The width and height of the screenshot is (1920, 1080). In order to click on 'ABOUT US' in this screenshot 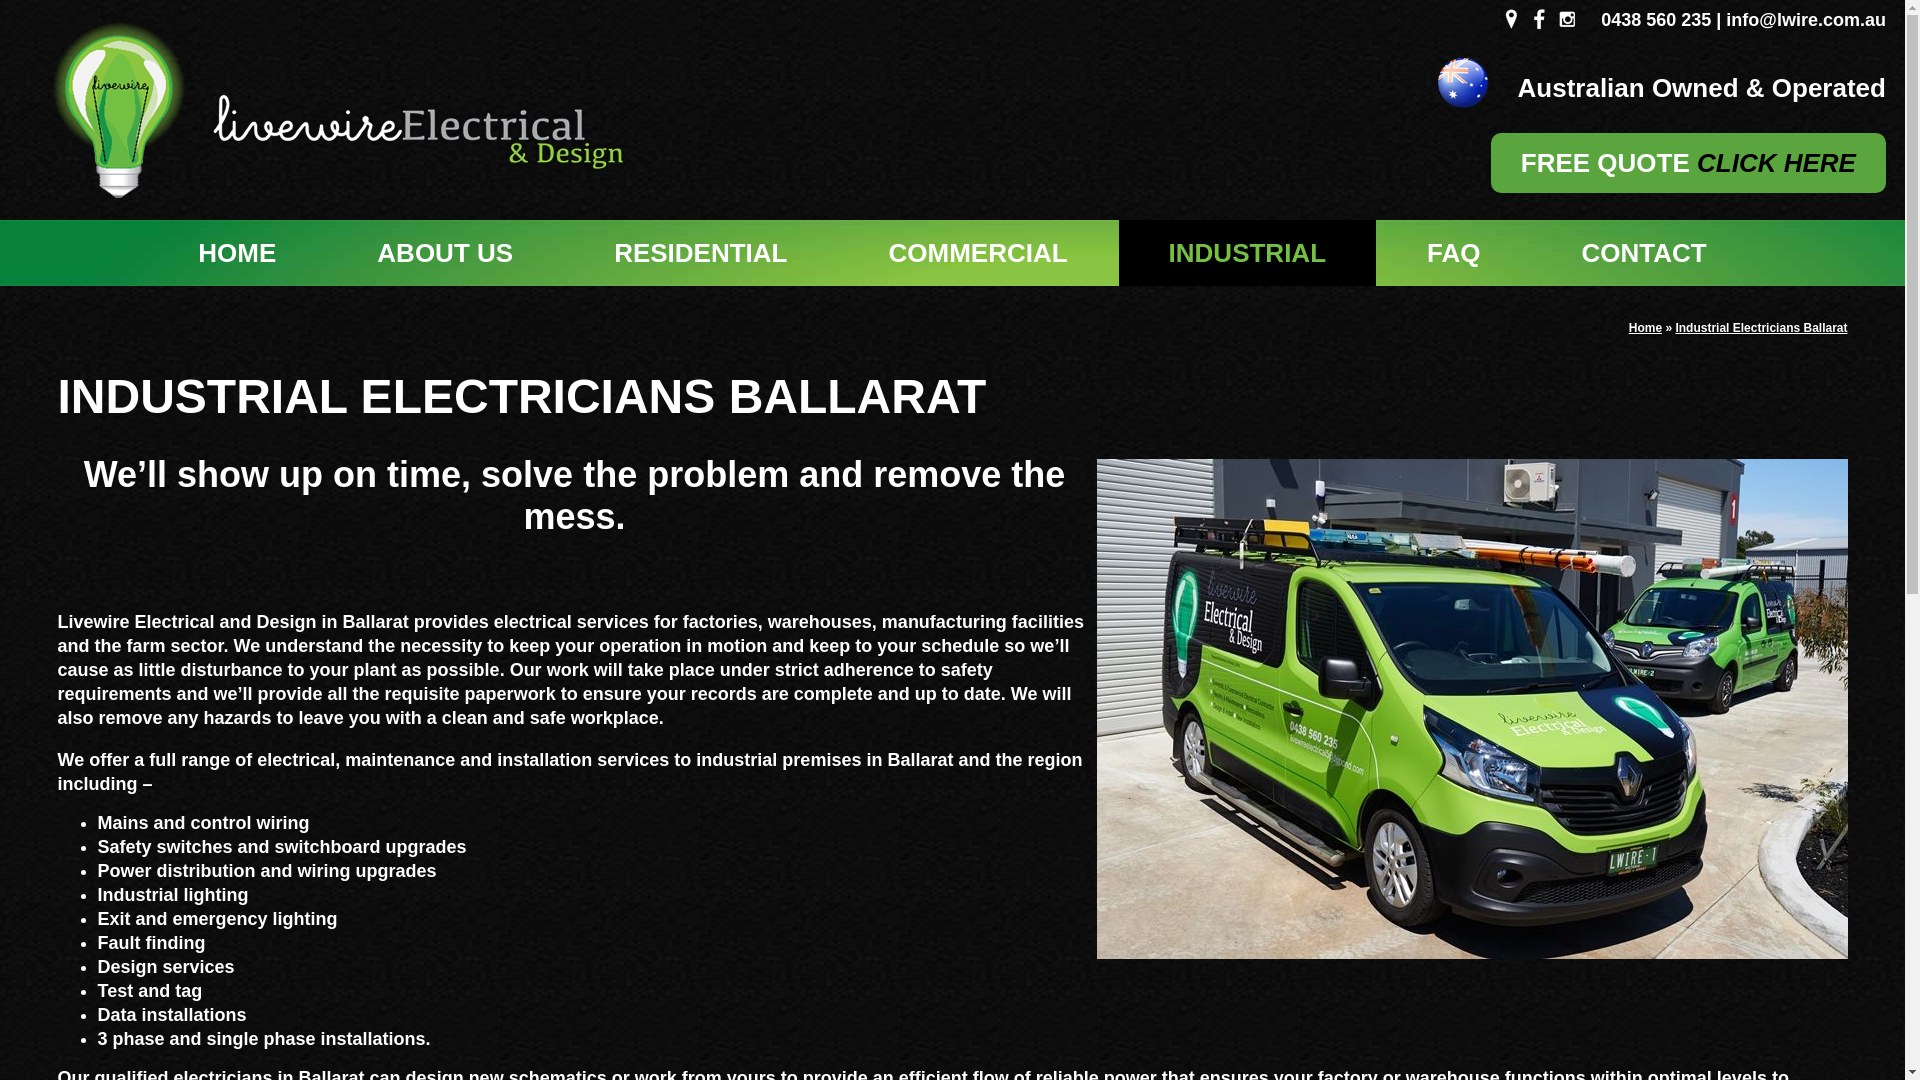, I will do `click(444, 252)`.